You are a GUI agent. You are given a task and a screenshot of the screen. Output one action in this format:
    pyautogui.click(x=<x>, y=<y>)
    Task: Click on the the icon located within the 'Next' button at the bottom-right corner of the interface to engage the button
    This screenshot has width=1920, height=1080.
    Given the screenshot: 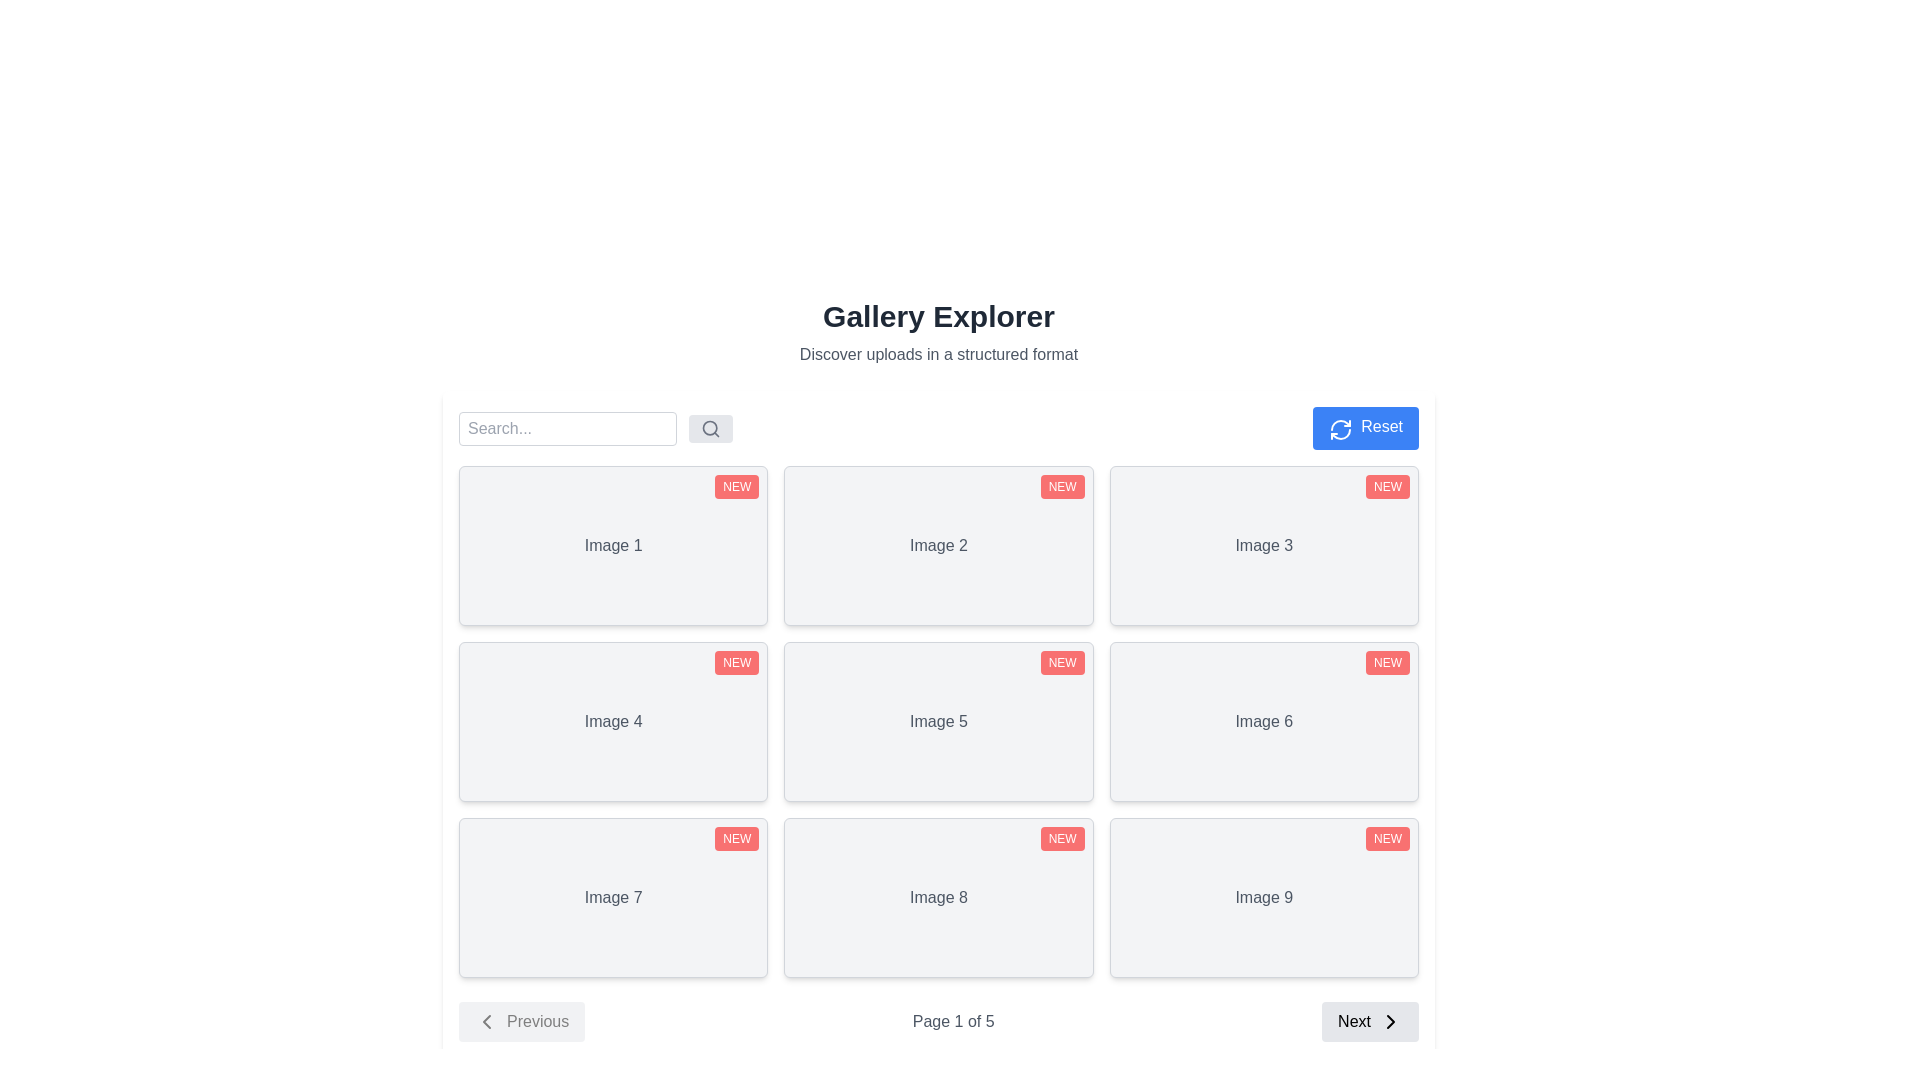 What is the action you would take?
    pyautogui.click(x=1390, y=1022)
    